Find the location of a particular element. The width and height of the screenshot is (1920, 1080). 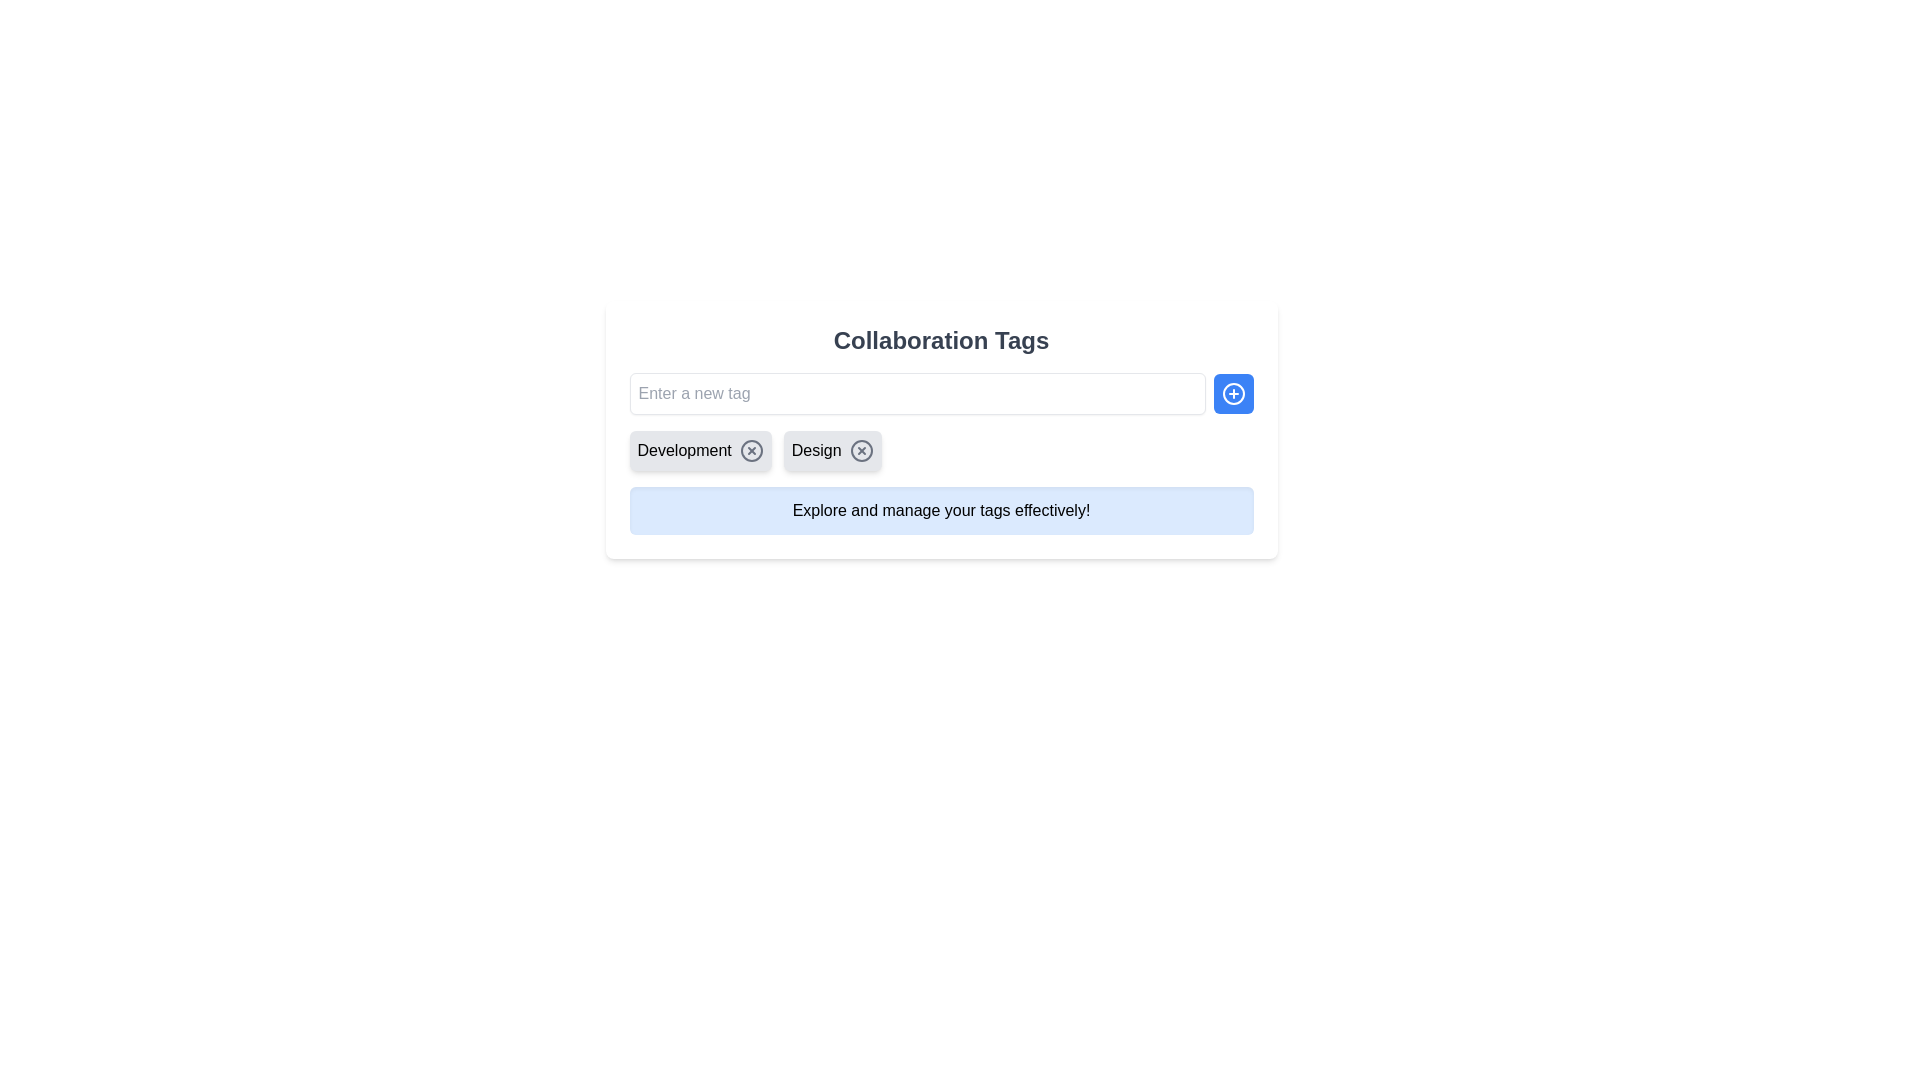

the 'Design' tag element, which is the second tag in a horizontally aligned list and includes a removal button is located at coordinates (832, 451).